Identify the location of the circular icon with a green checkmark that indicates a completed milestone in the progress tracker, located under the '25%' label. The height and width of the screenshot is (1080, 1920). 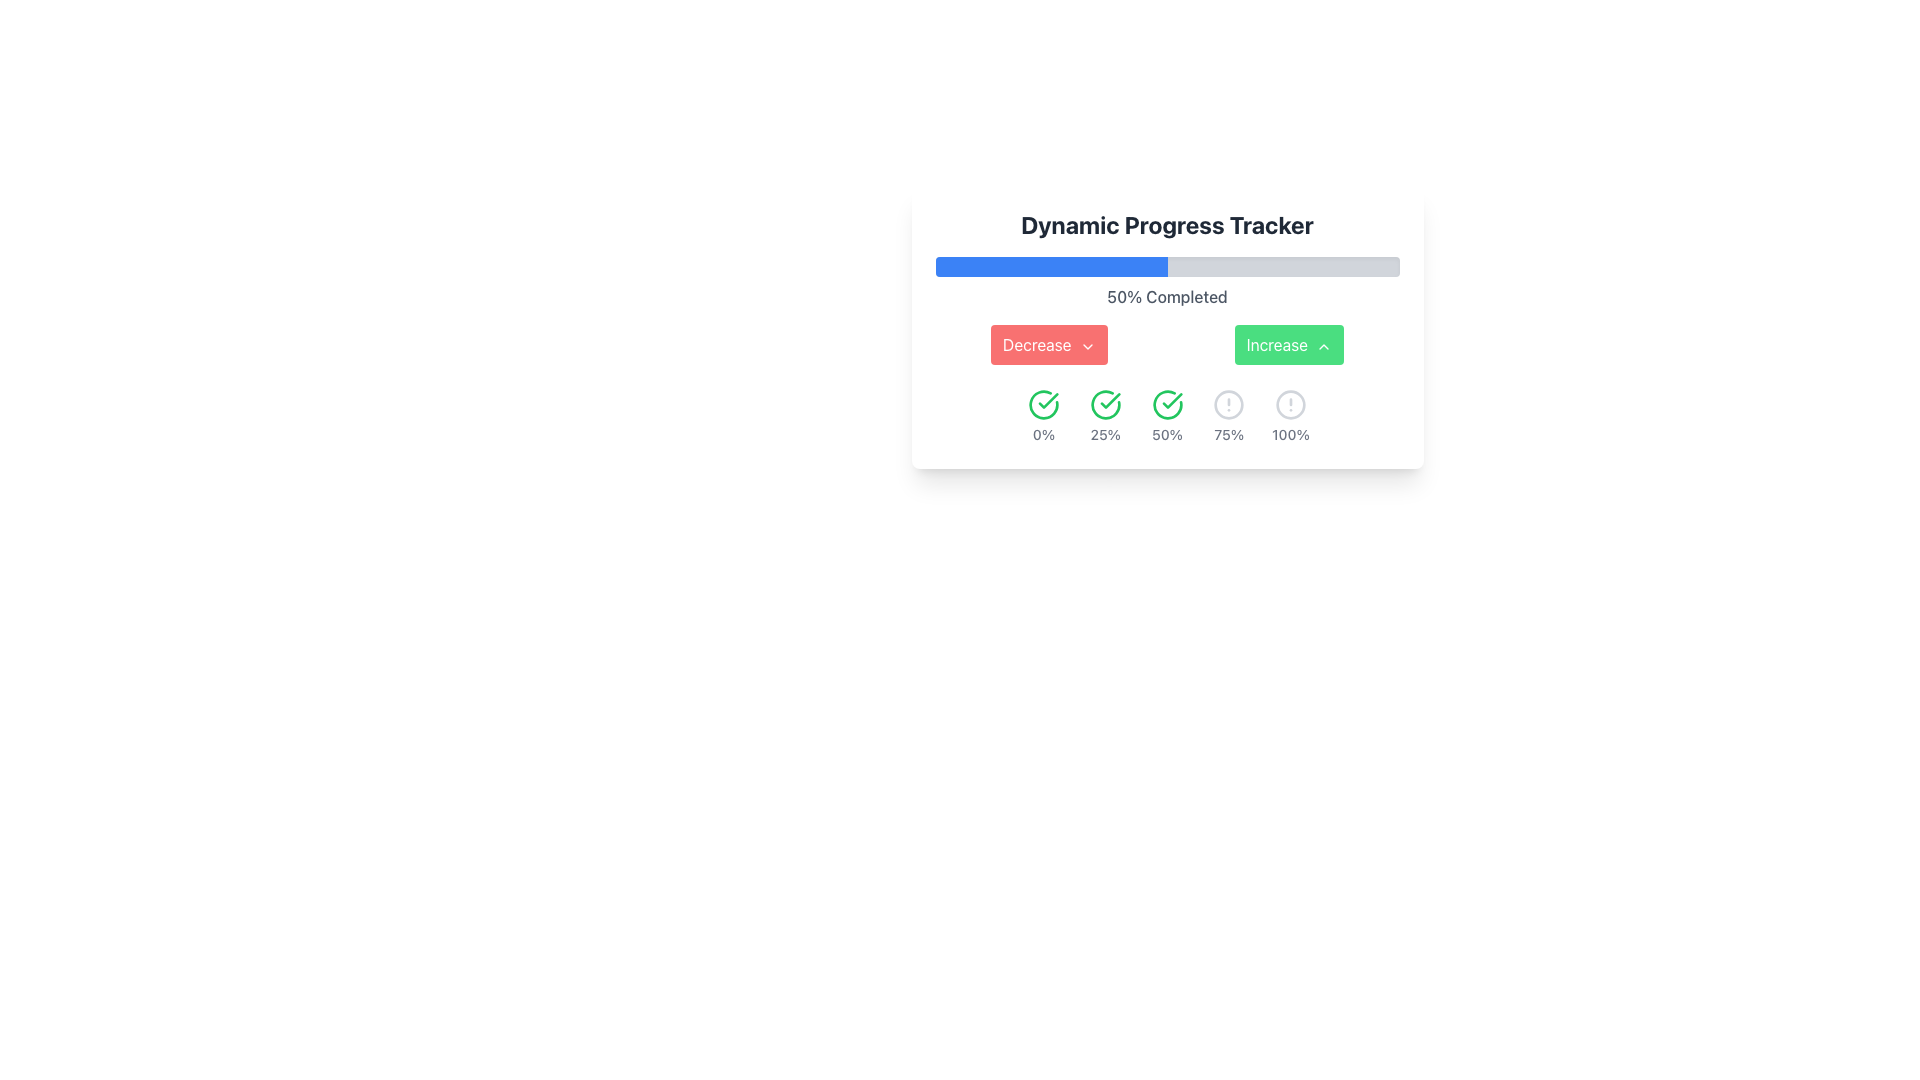
(1104, 405).